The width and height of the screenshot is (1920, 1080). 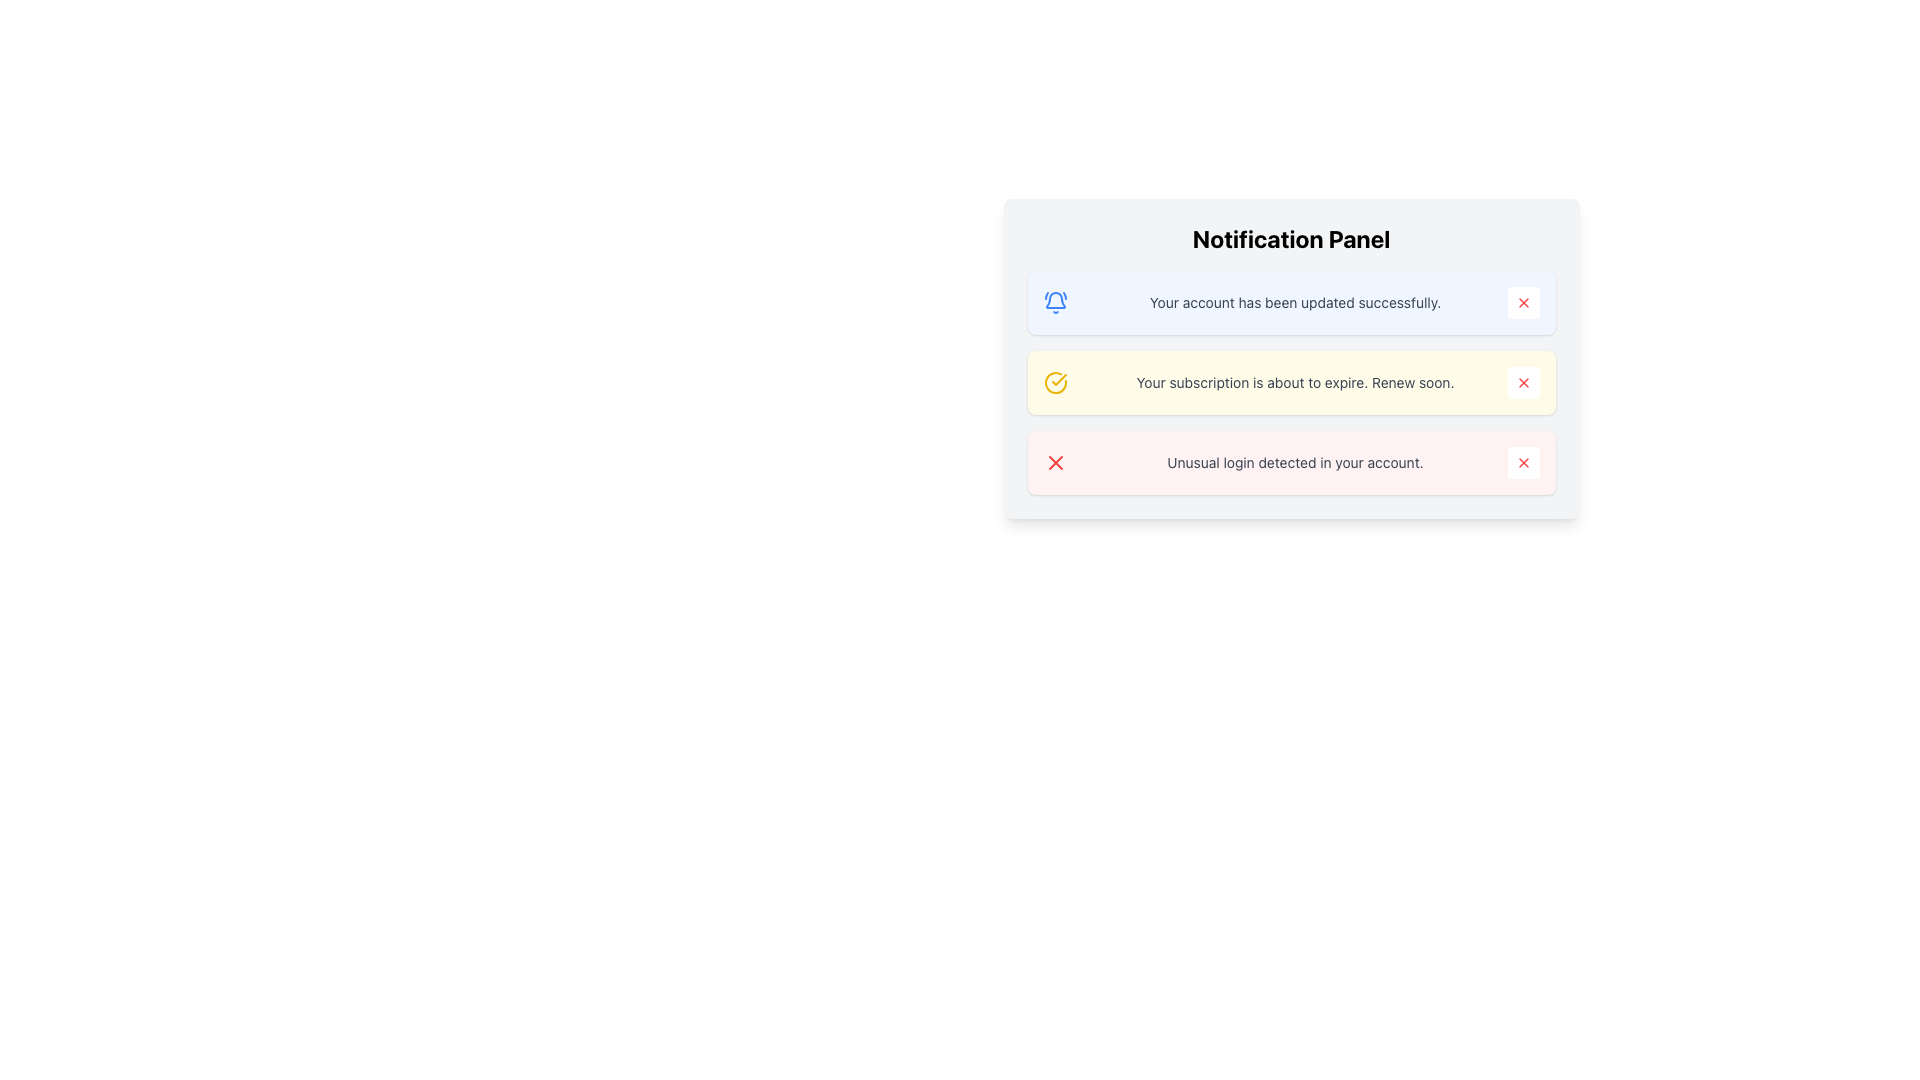 I want to click on the blue bell icon with ringing lines, located to the left of the text 'Your account has been updated successfully.', so click(x=1054, y=303).